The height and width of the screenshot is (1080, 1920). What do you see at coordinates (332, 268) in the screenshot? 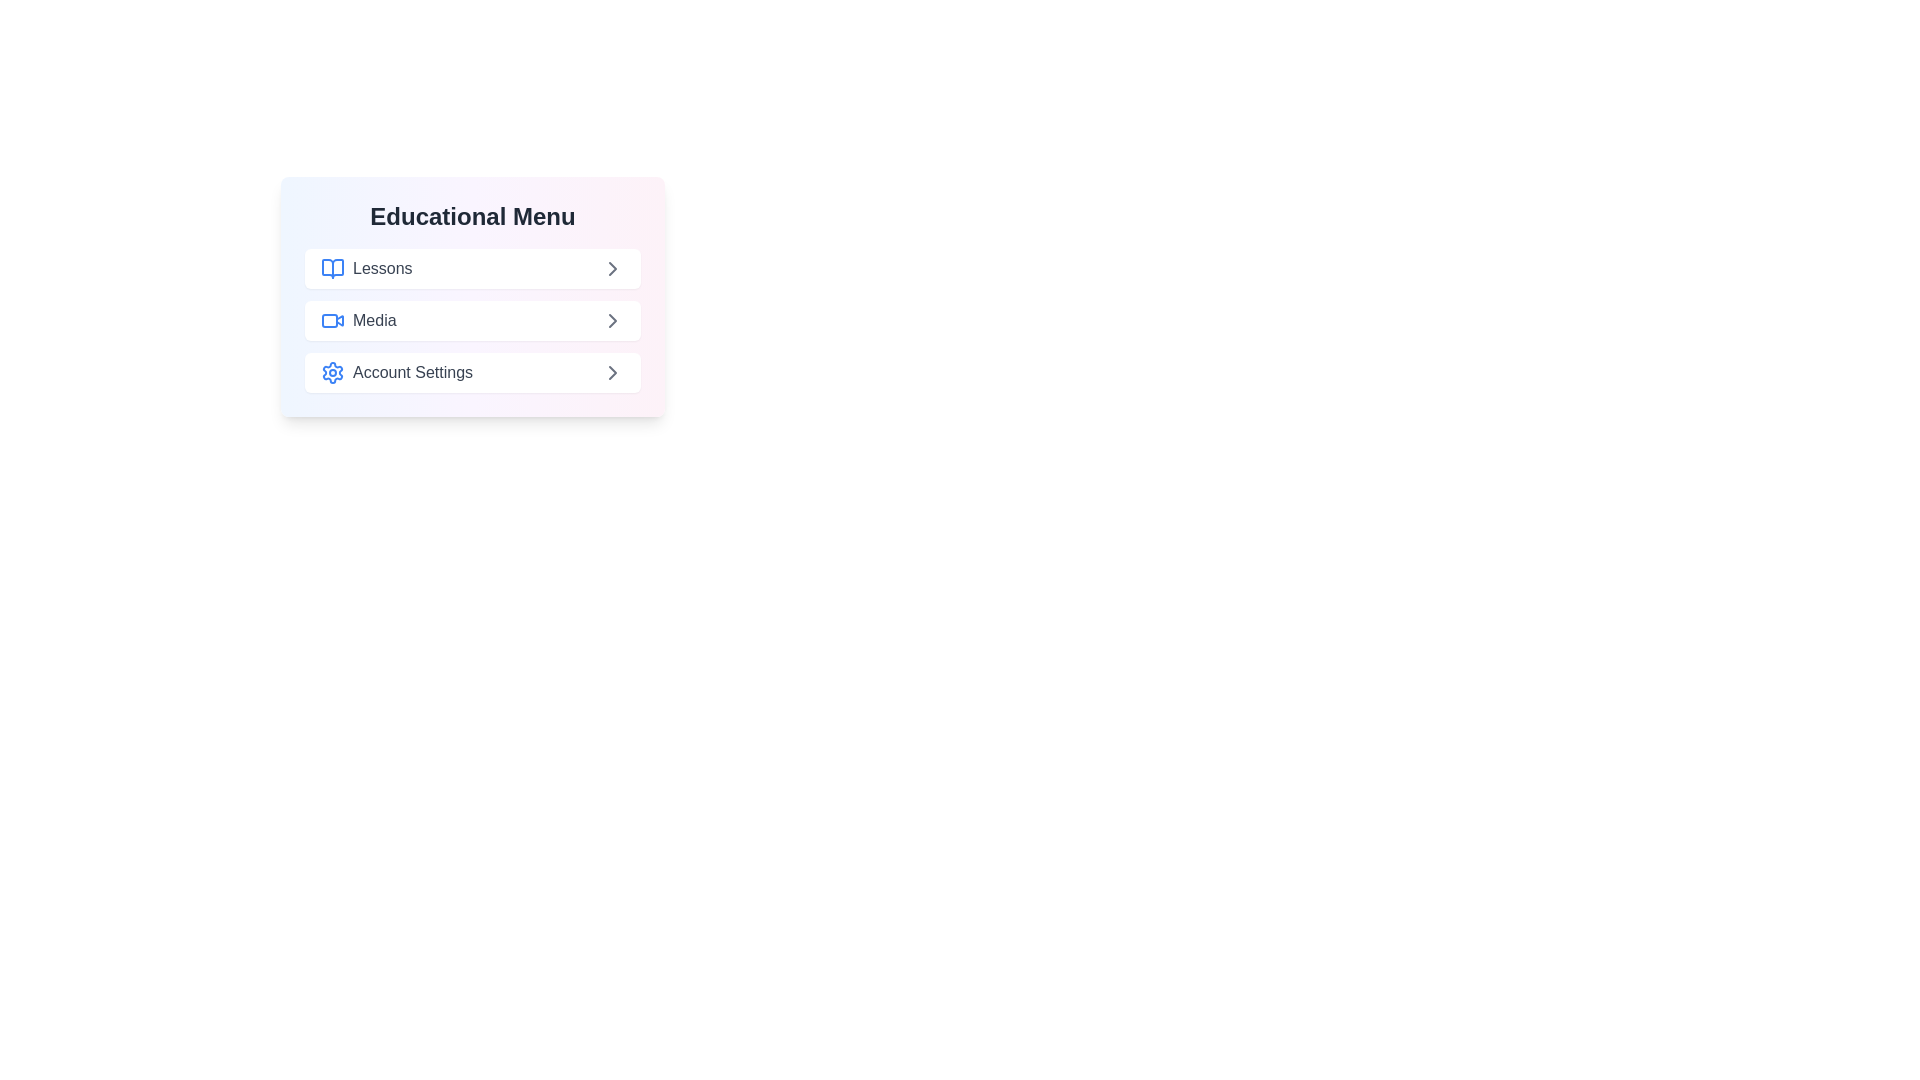
I see `the distinctive blue-colored icon resembling an open book, located prominently to the left of the 'Lessons' text in the Educational Menu` at bounding box center [332, 268].